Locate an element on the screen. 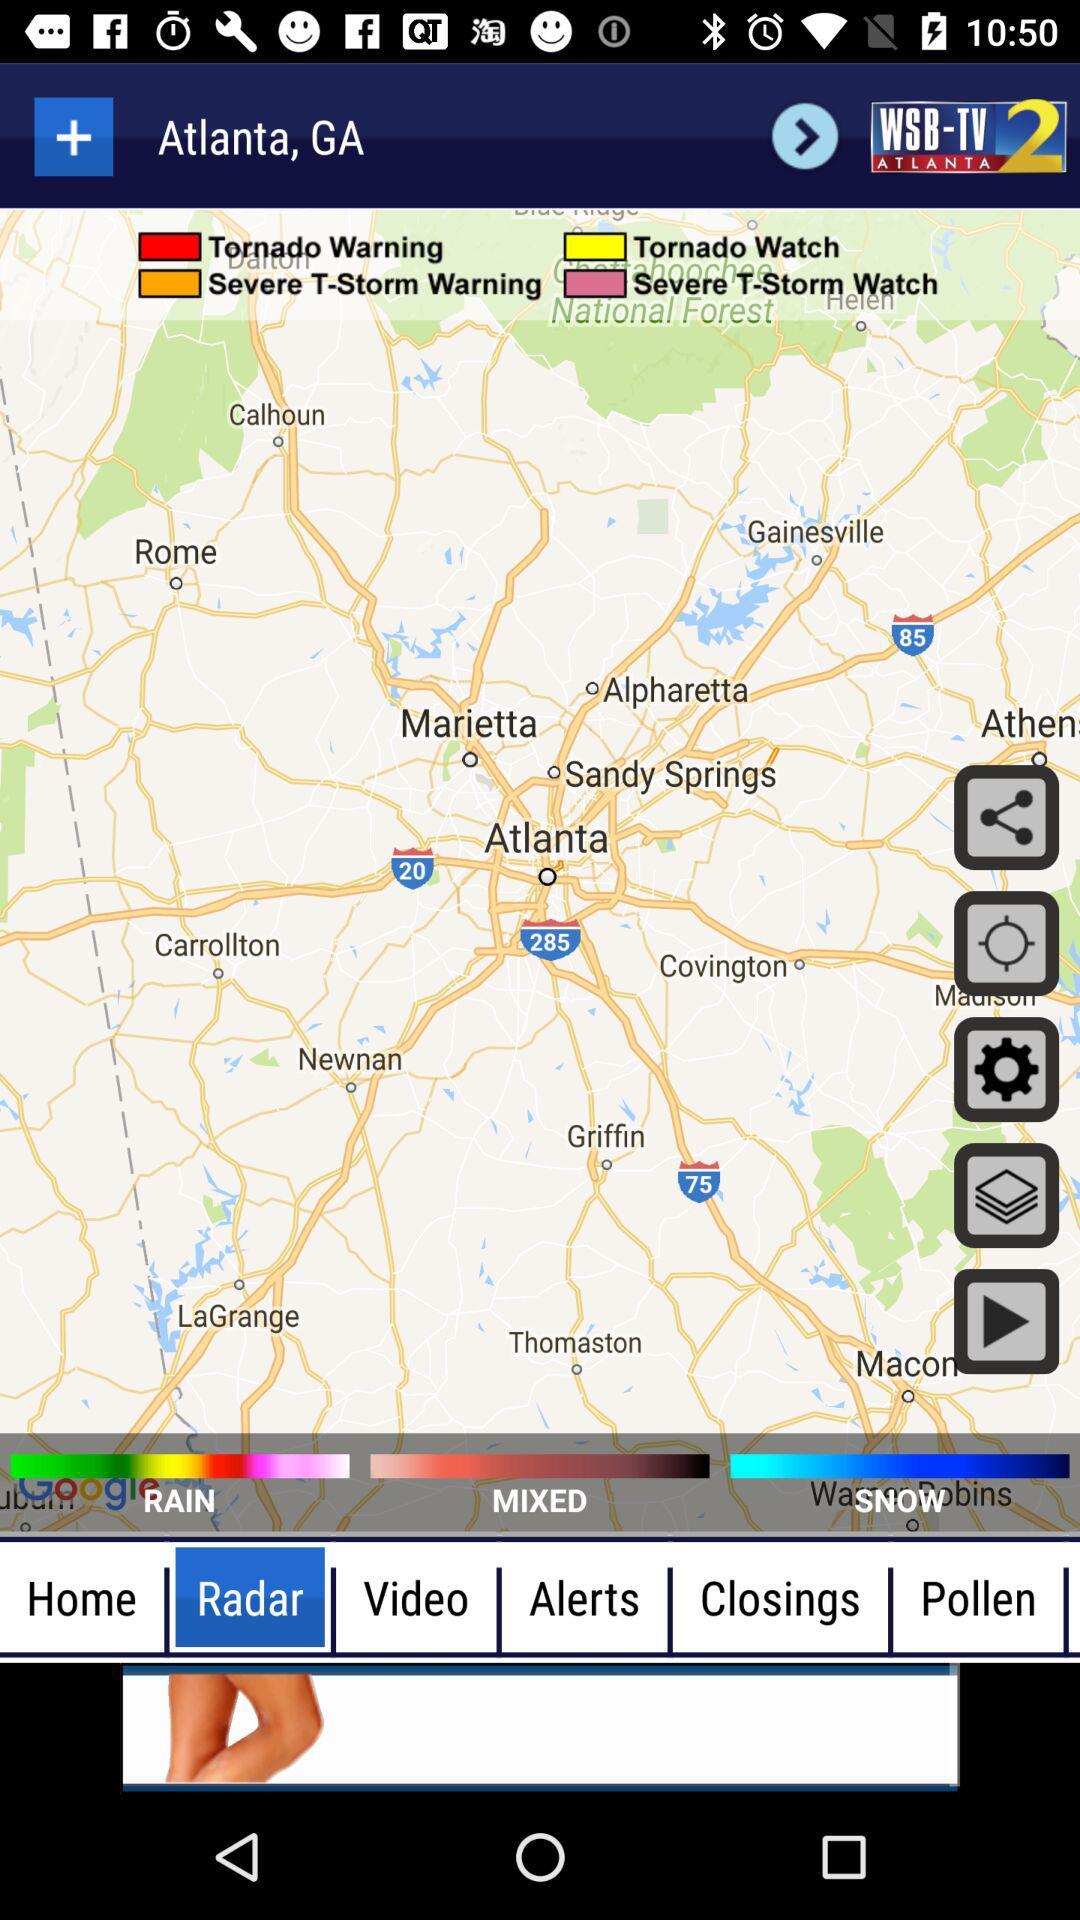 The image size is (1080, 1920). next arrow icon is located at coordinates (804, 135).